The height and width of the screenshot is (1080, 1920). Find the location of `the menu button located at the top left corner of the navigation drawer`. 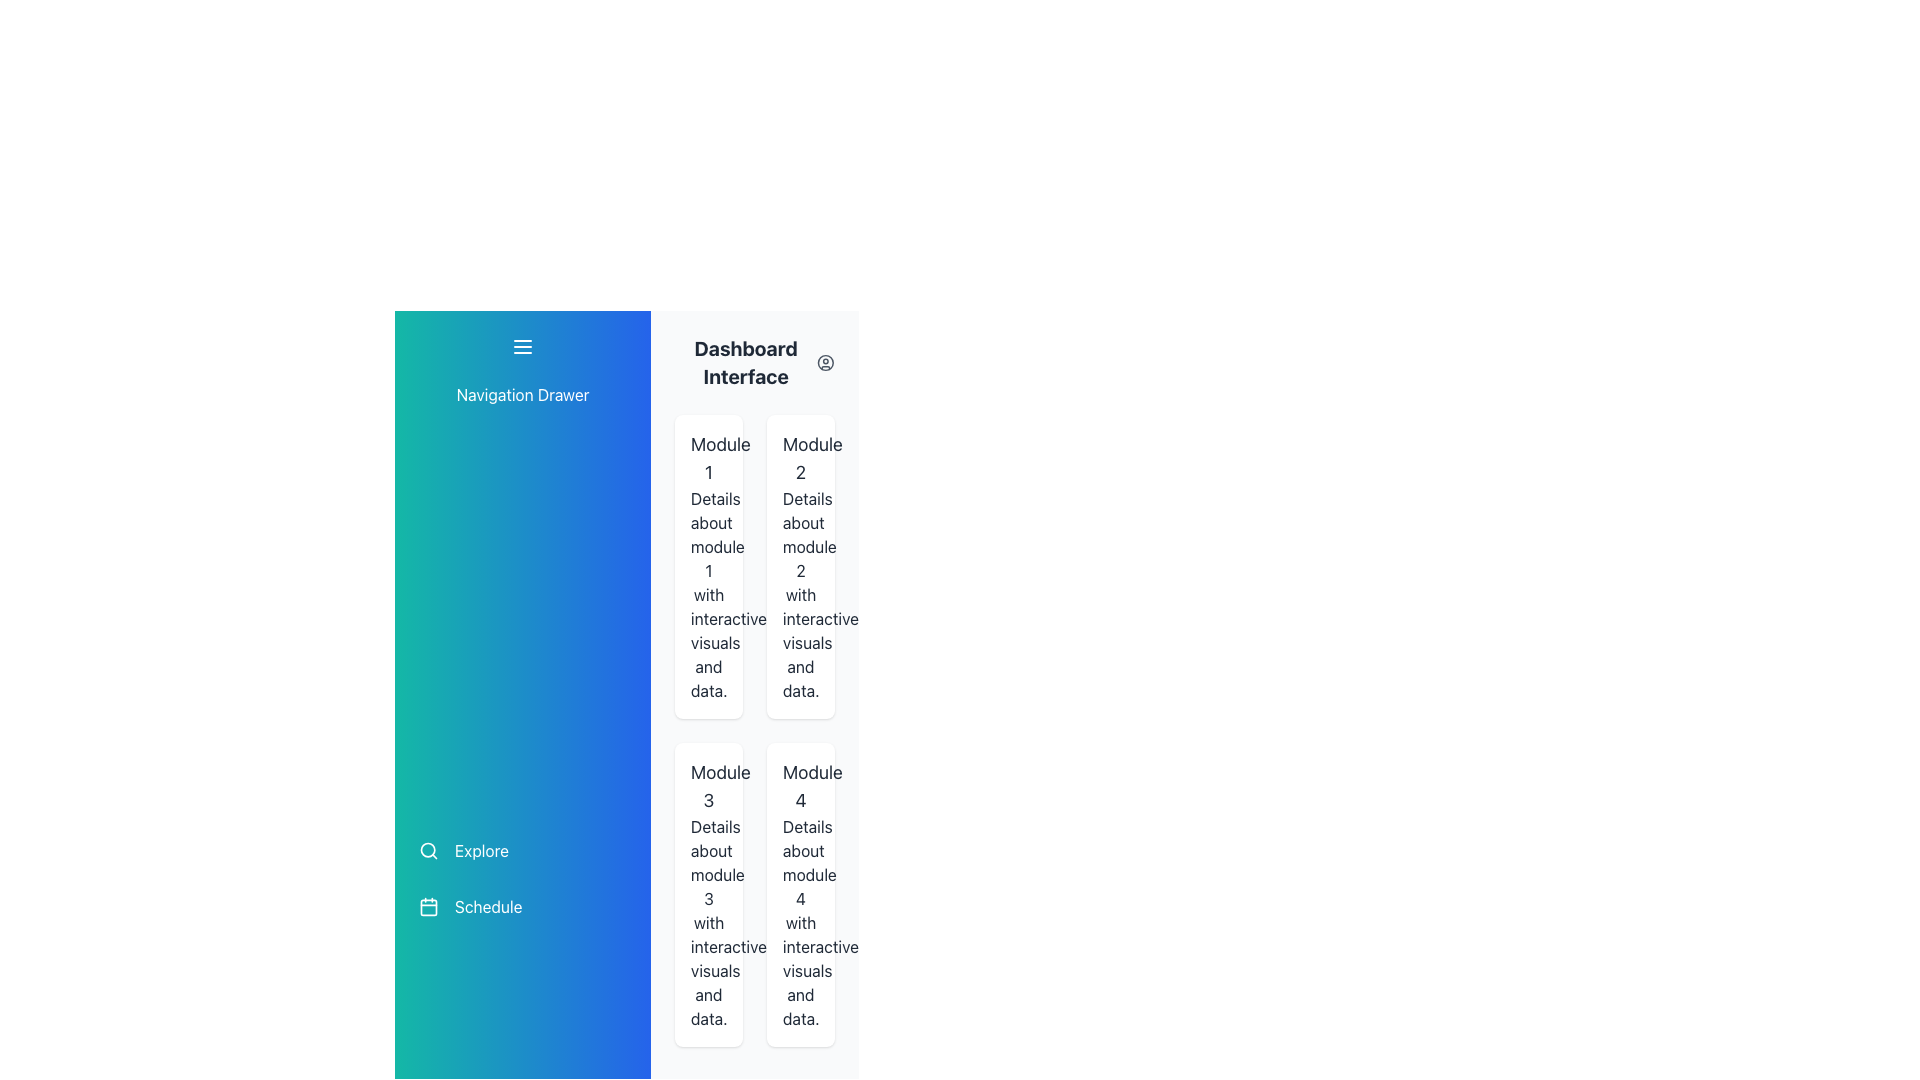

the menu button located at the top left corner of the navigation drawer is located at coordinates (523, 346).